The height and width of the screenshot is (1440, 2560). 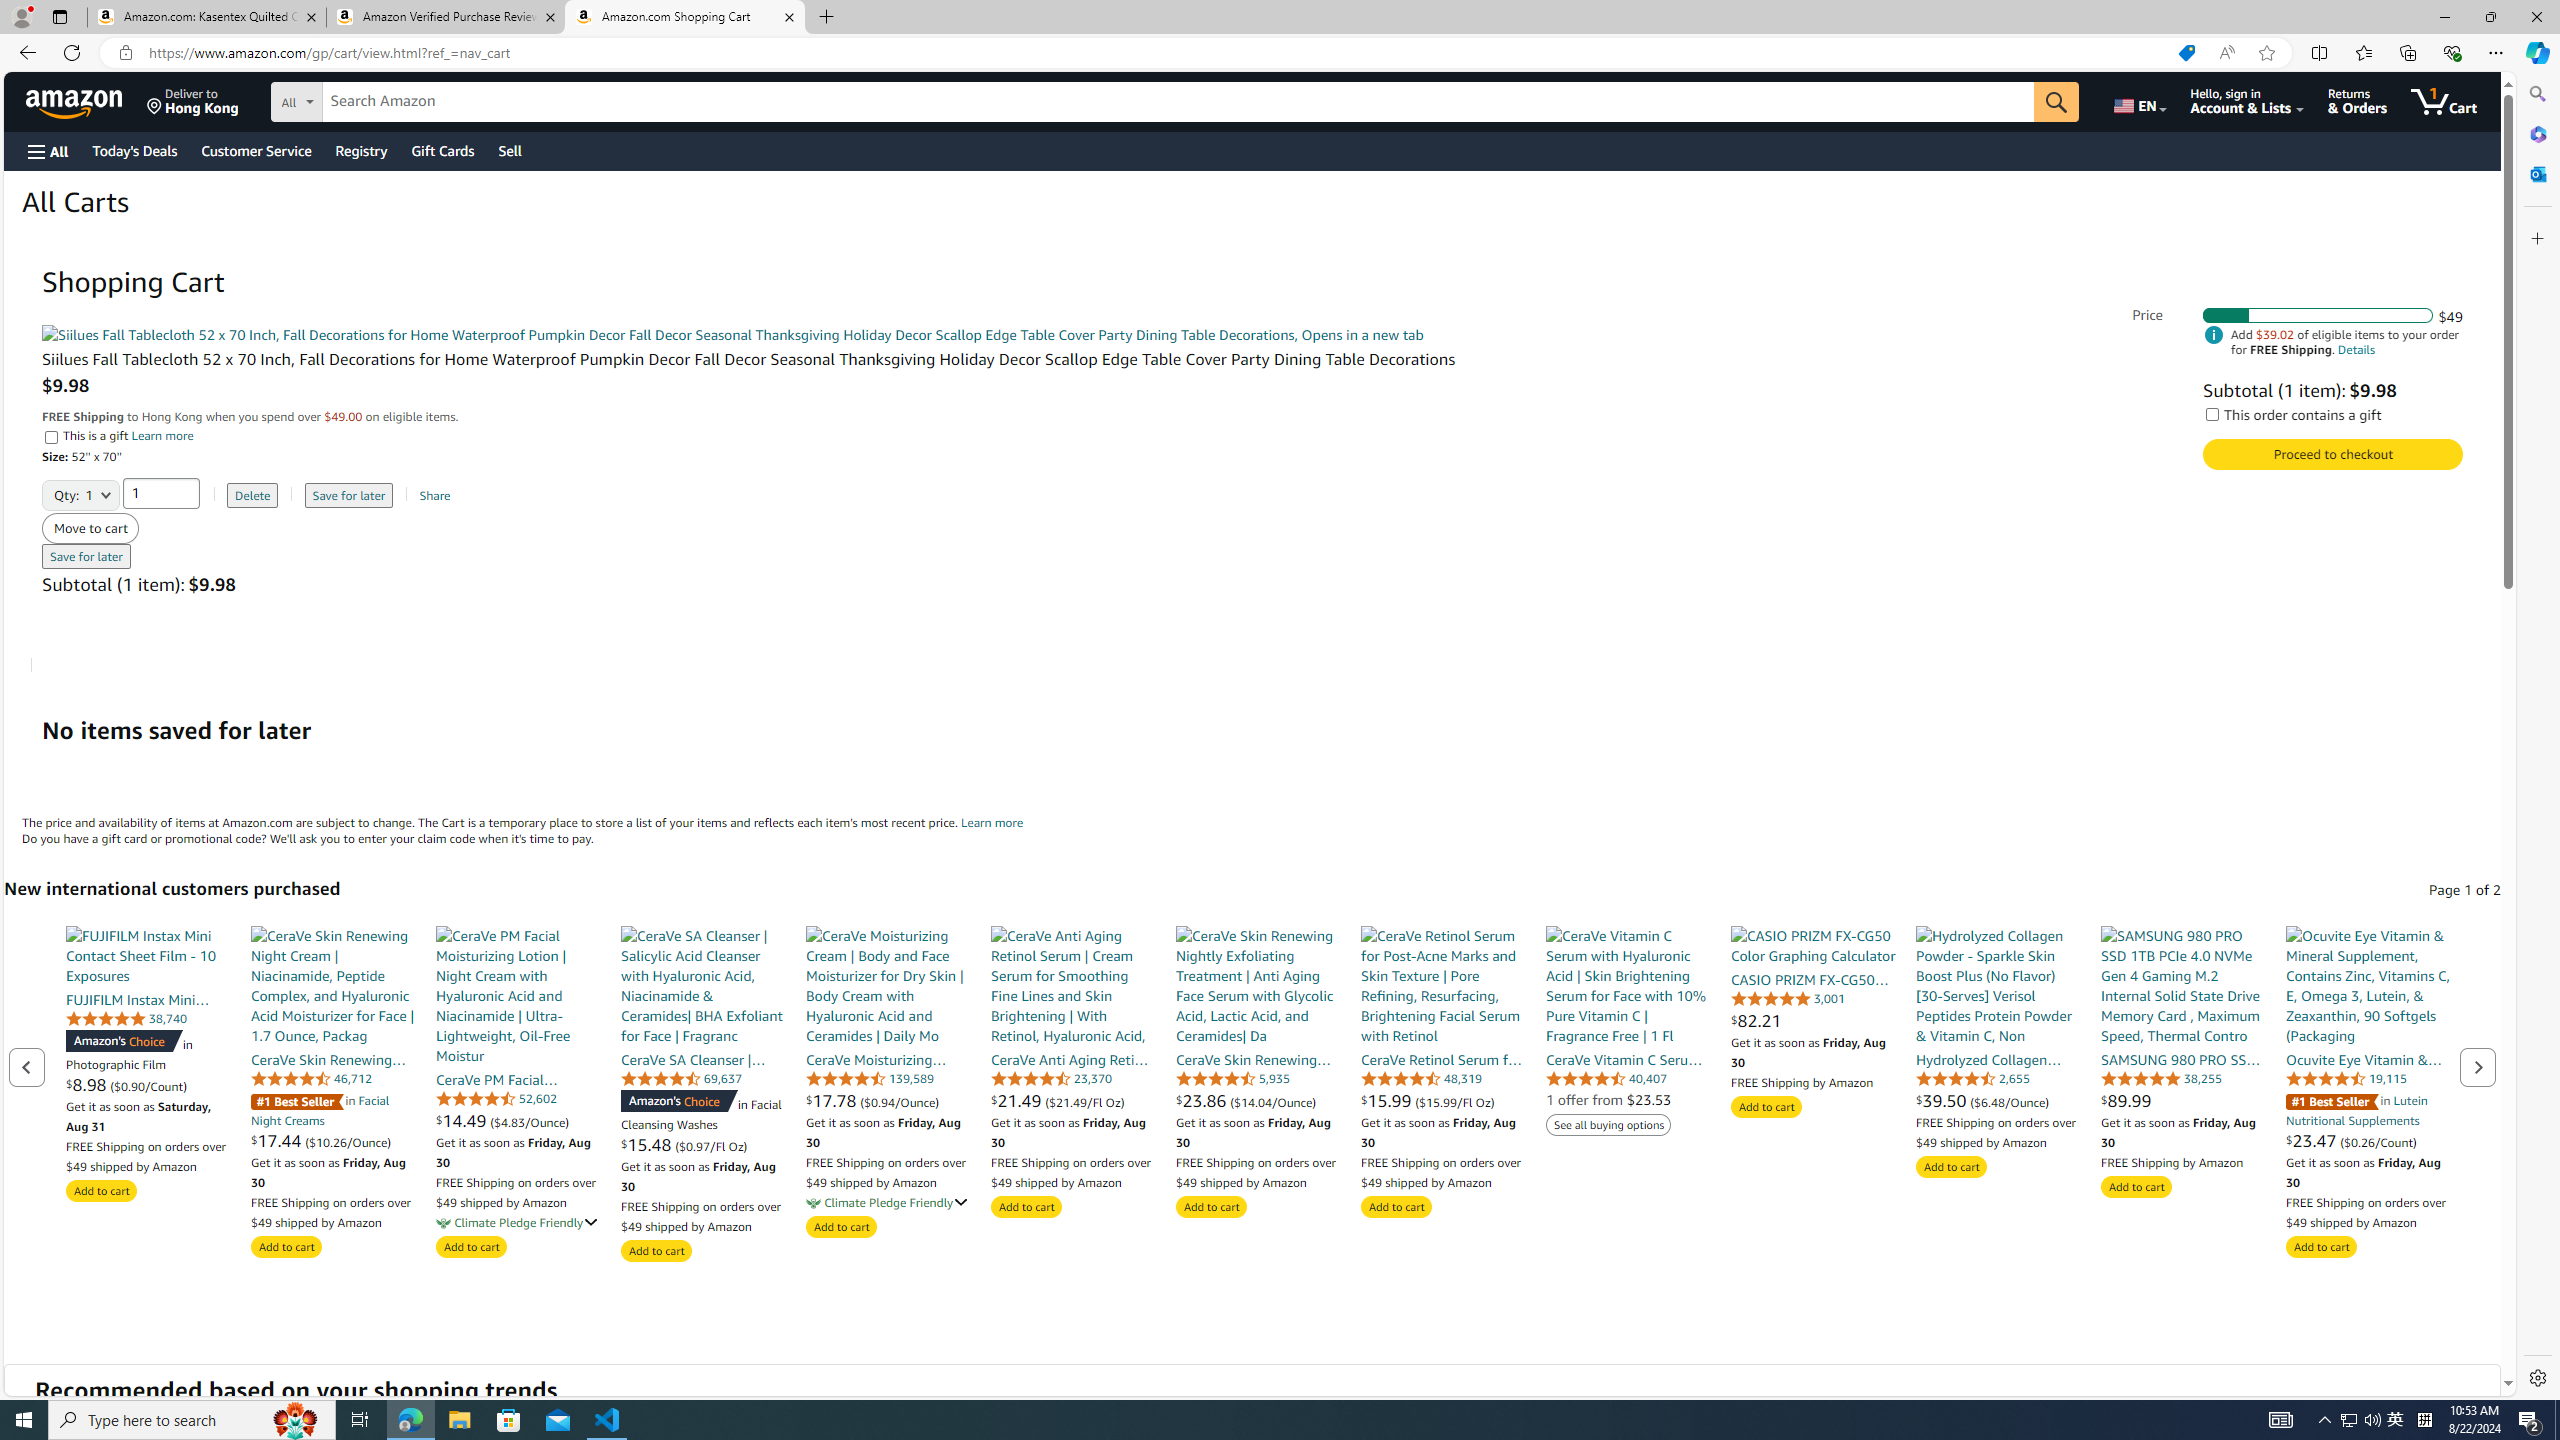 I want to click on 'This order contains a gift', so click(x=2213, y=413).